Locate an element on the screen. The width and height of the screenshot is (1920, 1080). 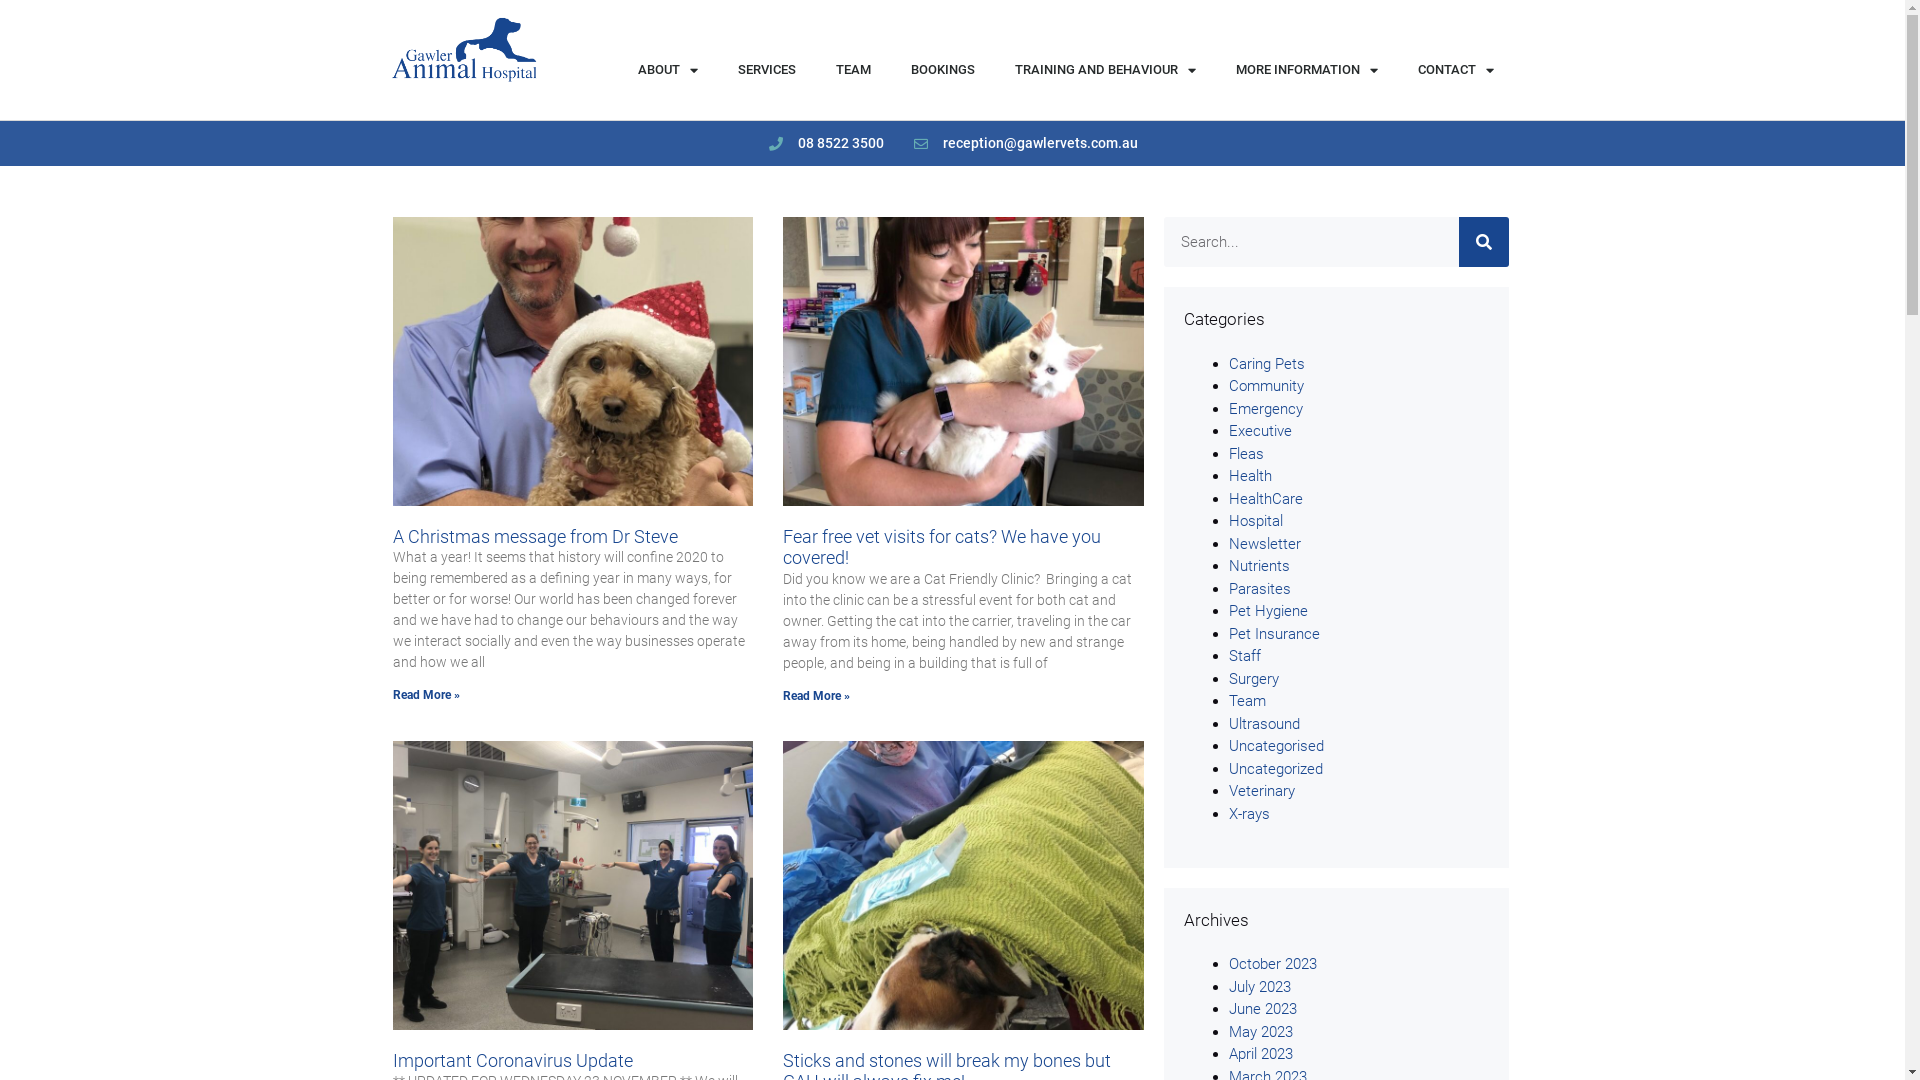
'Caring Pets' is located at coordinates (1266, 362).